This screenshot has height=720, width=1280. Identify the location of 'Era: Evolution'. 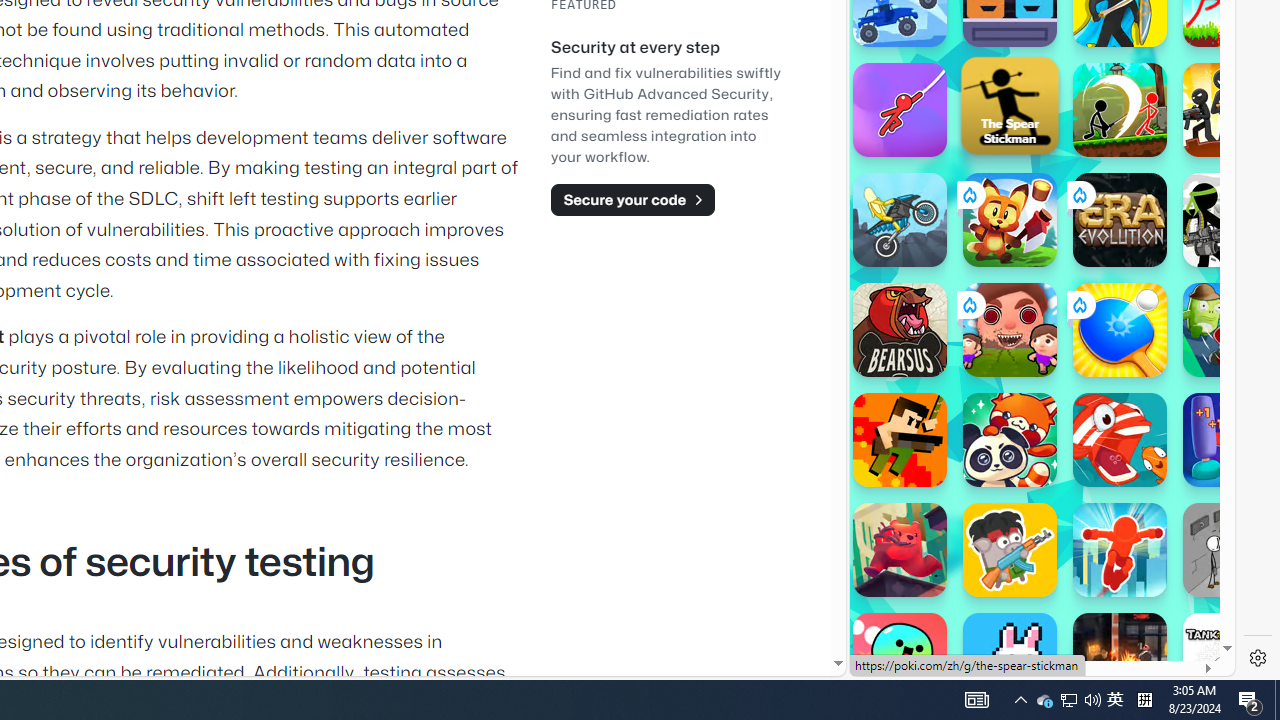
(1120, 219).